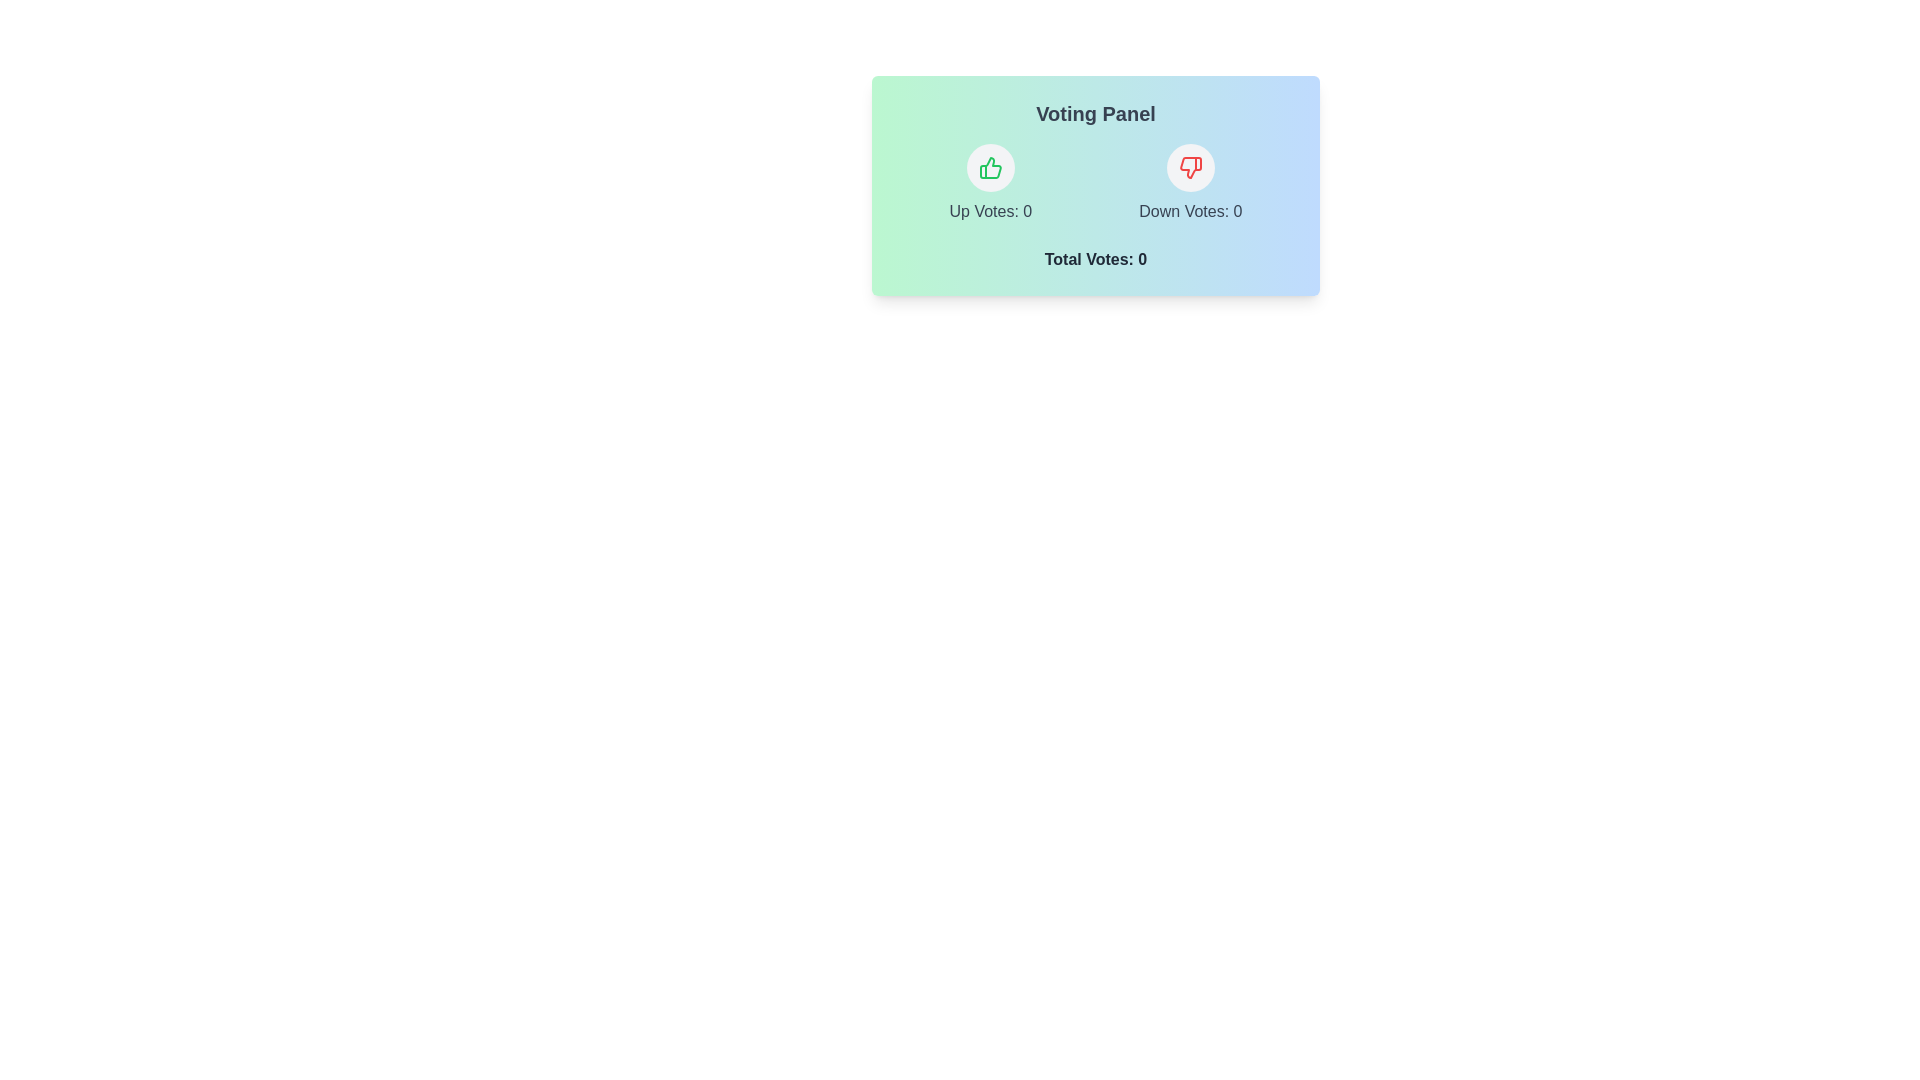  I want to click on the vote count displayed below the circular thumbs-down icon with a red symbol labeled 'Down Votes: 0' in the Voting Panel section, so click(1190, 184).